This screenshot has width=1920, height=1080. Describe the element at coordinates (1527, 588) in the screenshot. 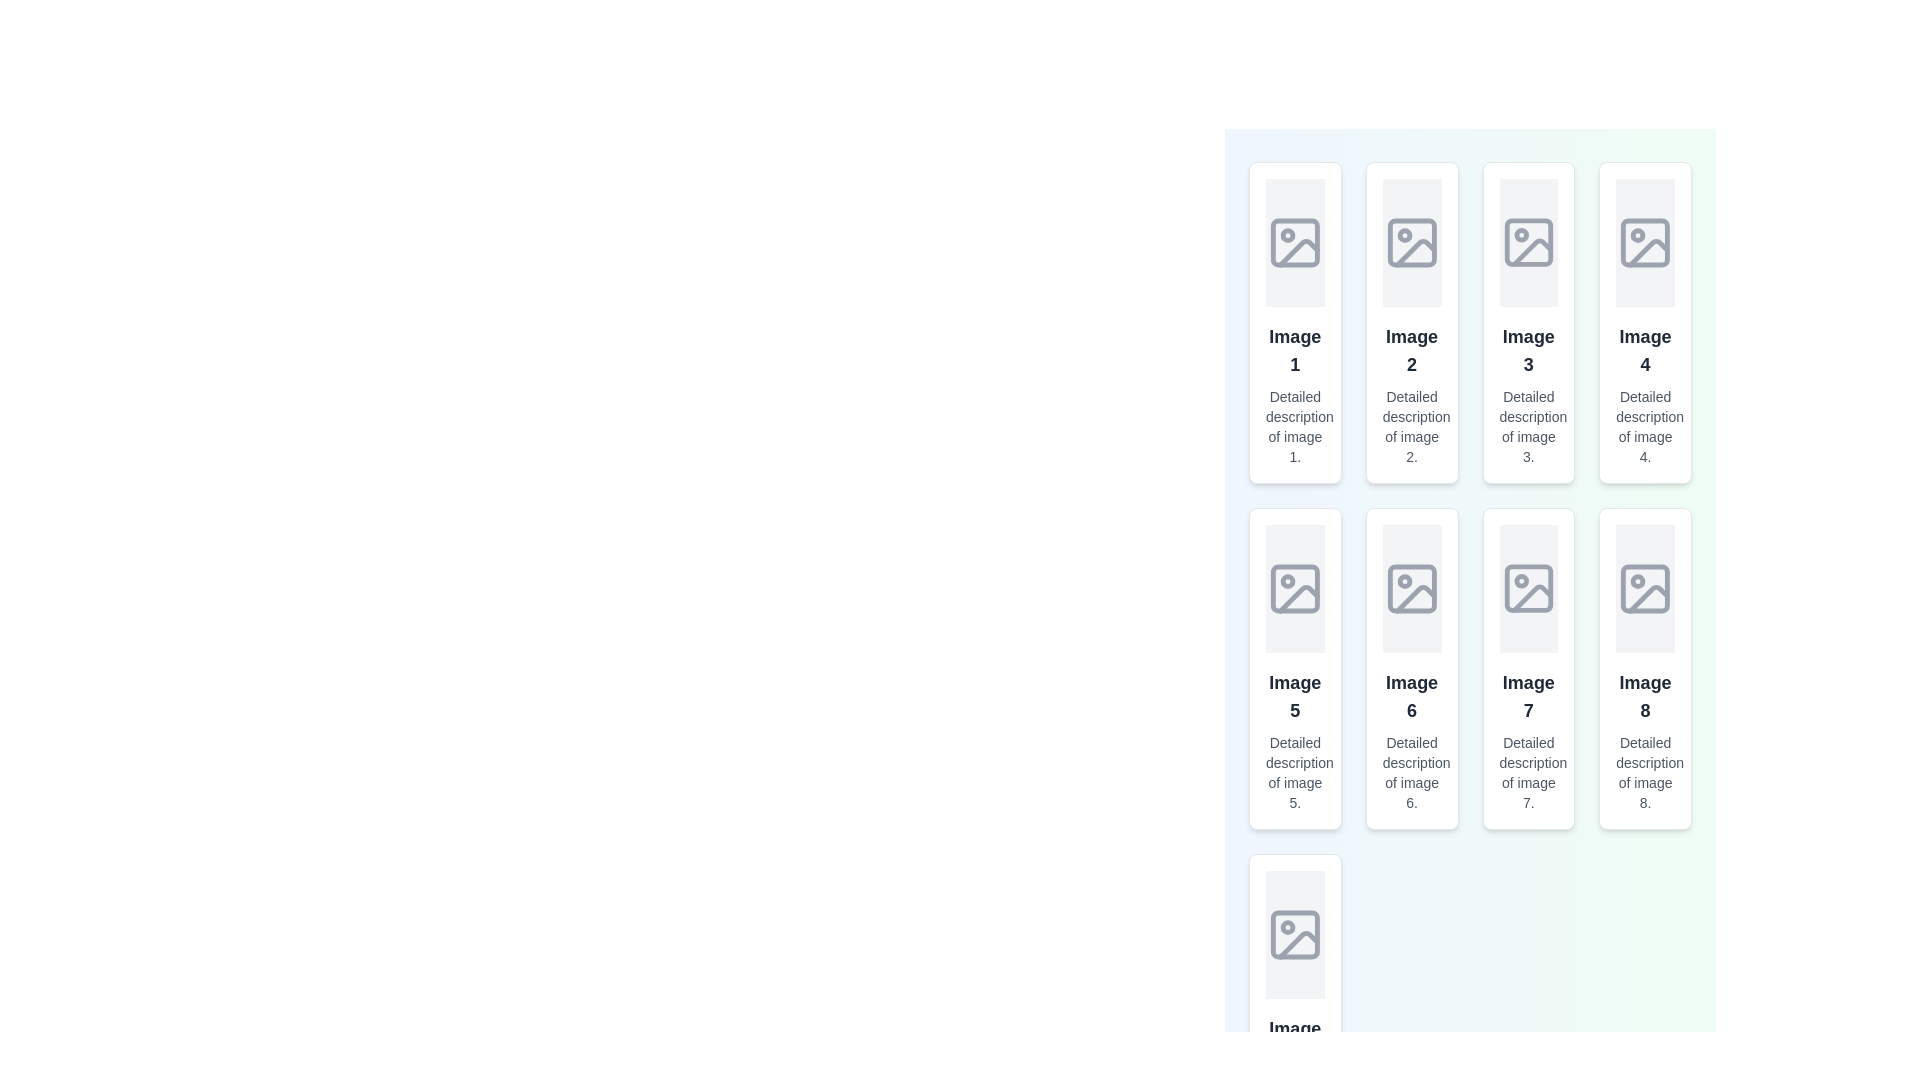

I see `the image placeholder located in the seventh card, positioned in the second row and third column of the grid layout` at that location.